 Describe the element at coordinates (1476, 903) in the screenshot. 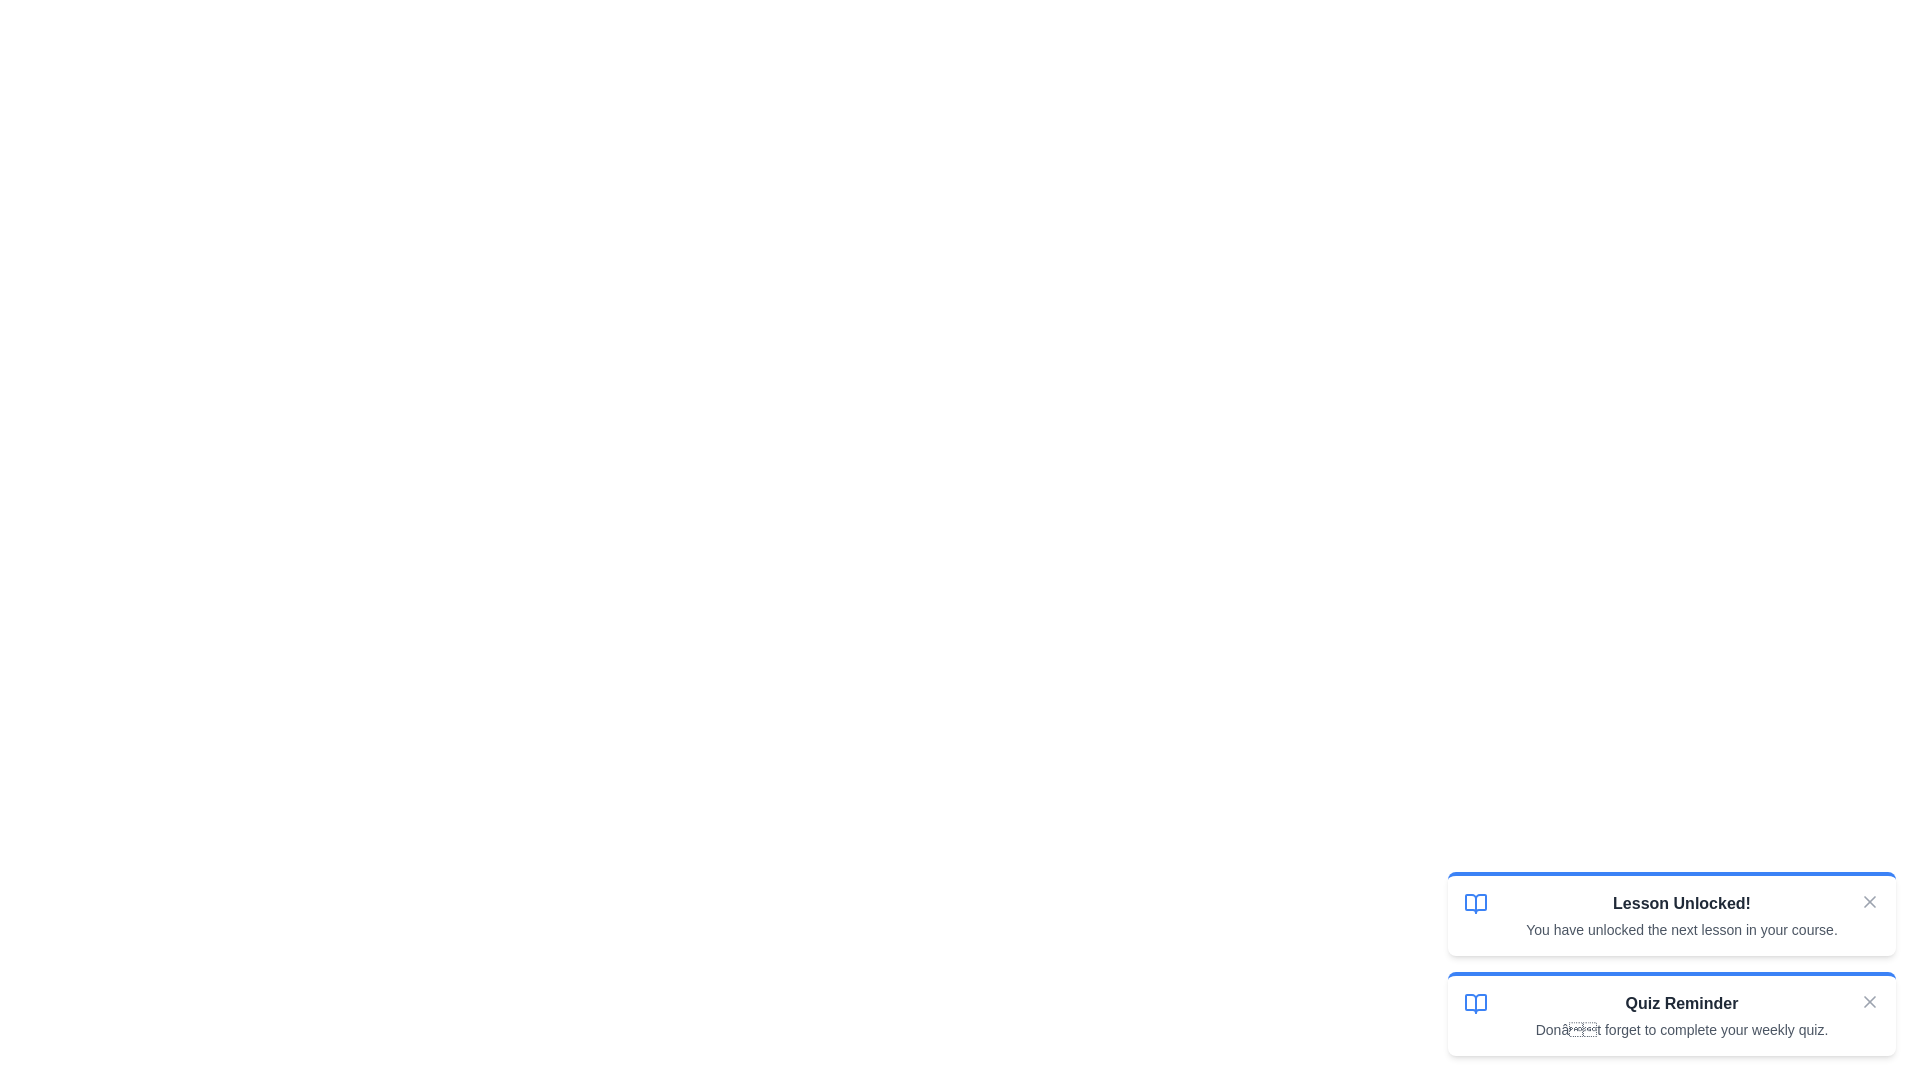

I see `book icon to focus on the notification content for 1` at that location.